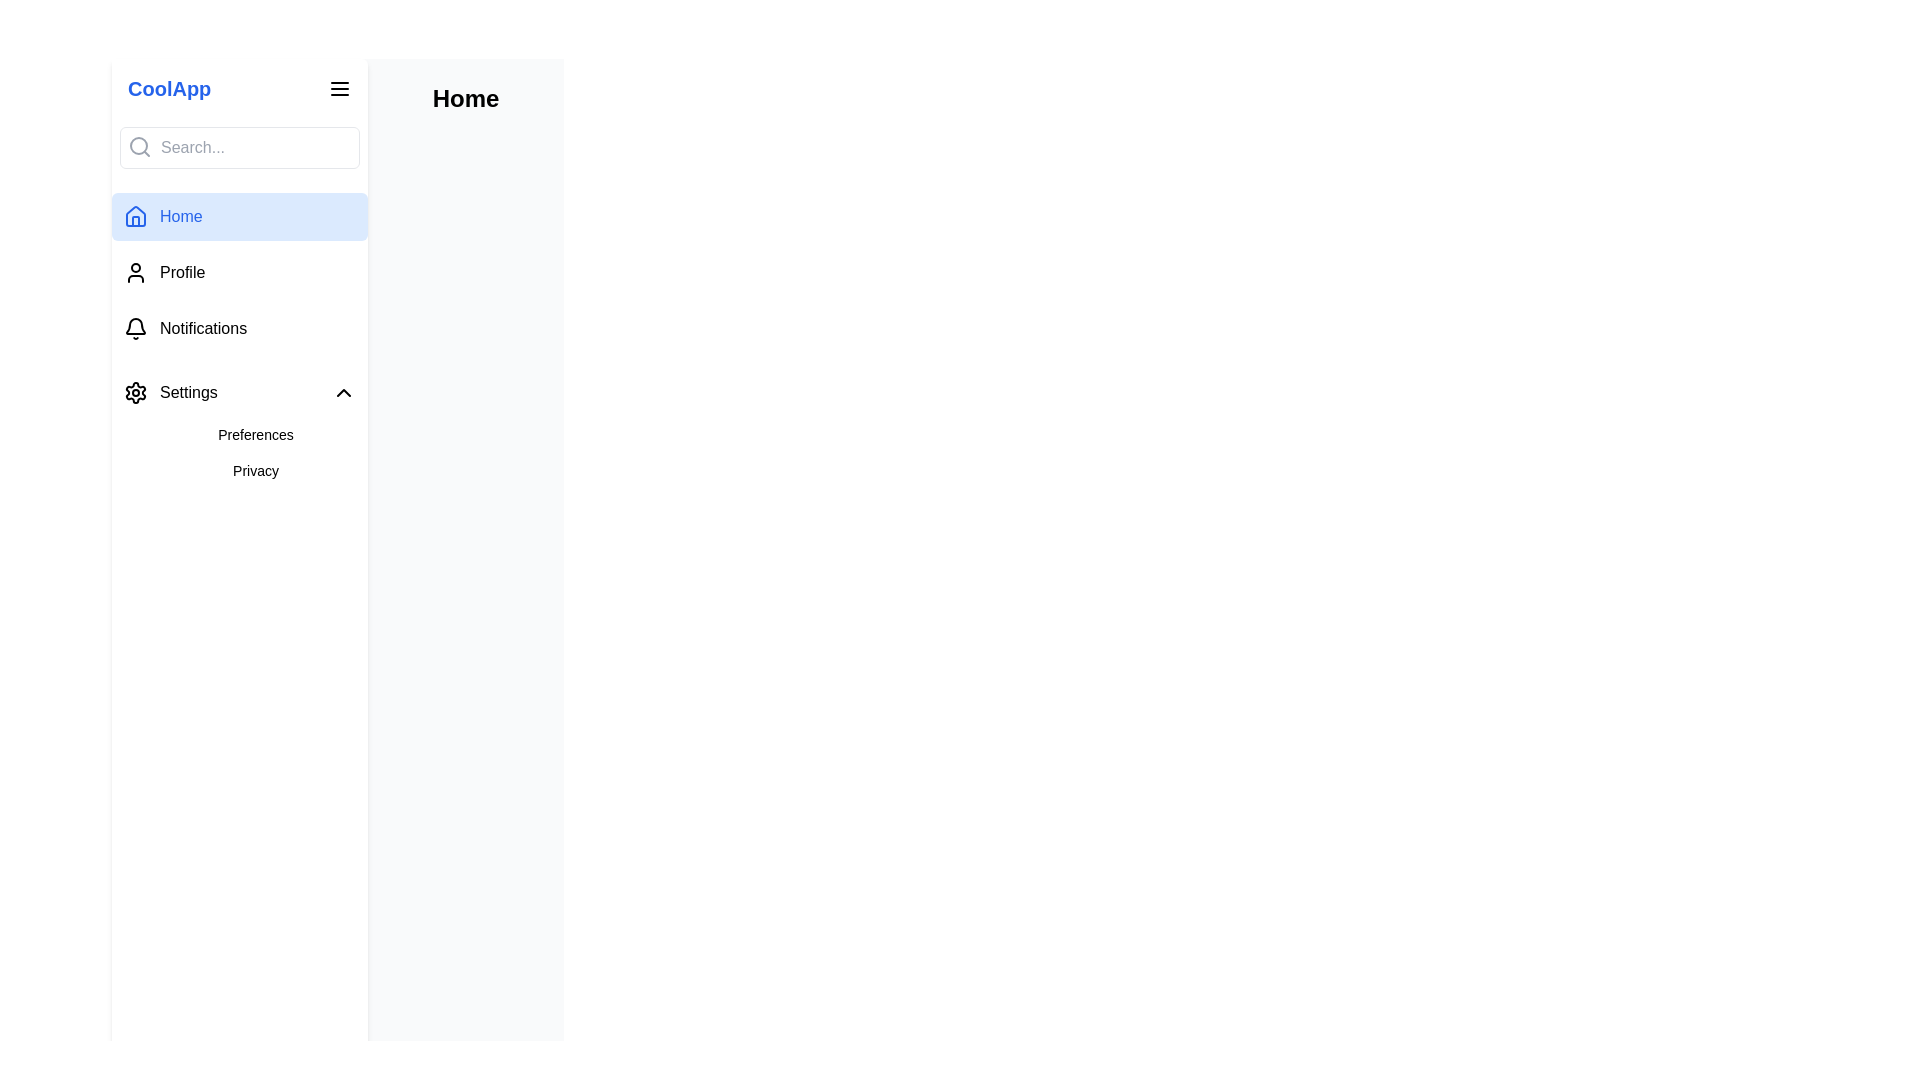 The height and width of the screenshot is (1080, 1920). What do you see at coordinates (203, 327) in the screenshot?
I see `the notifications text label` at bounding box center [203, 327].